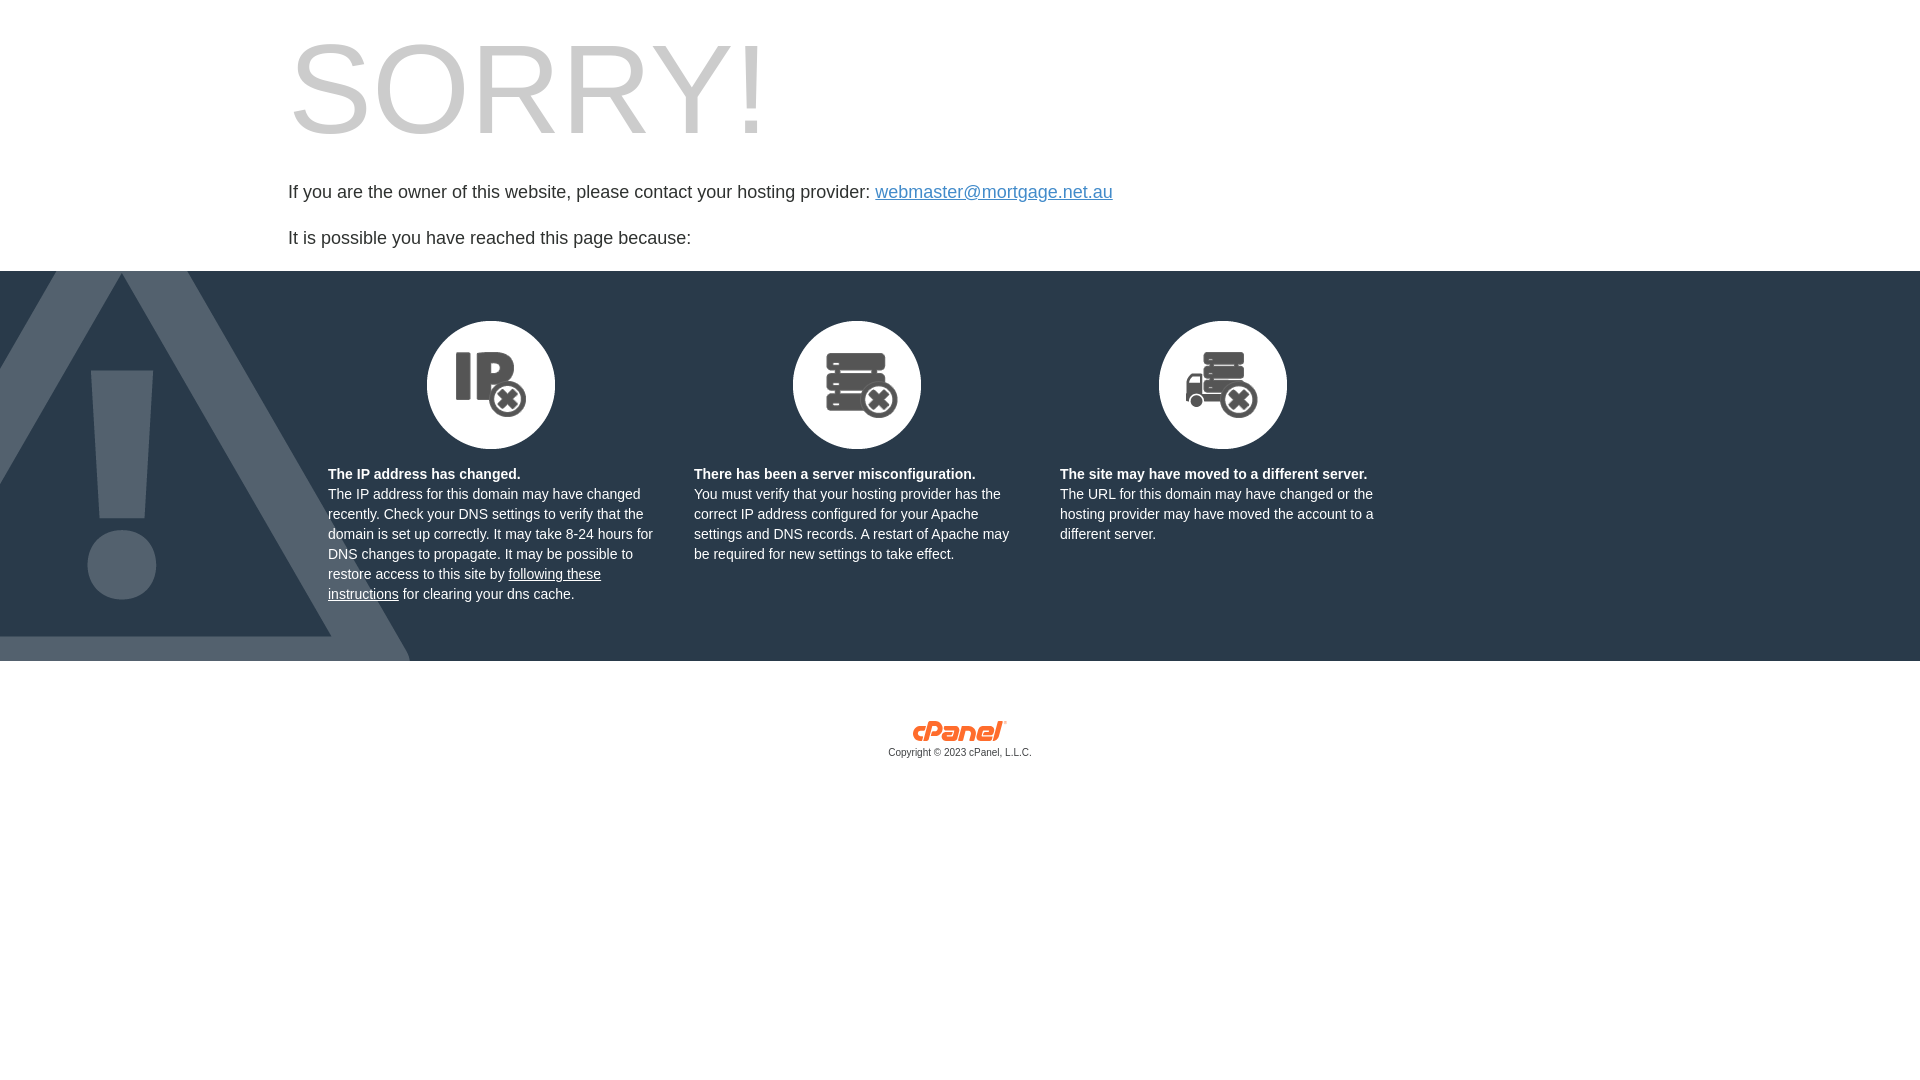  What do you see at coordinates (874, 192) in the screenshot?
I see `'webmaster@mortgage.net.au'` at bounding box center [874, 192].